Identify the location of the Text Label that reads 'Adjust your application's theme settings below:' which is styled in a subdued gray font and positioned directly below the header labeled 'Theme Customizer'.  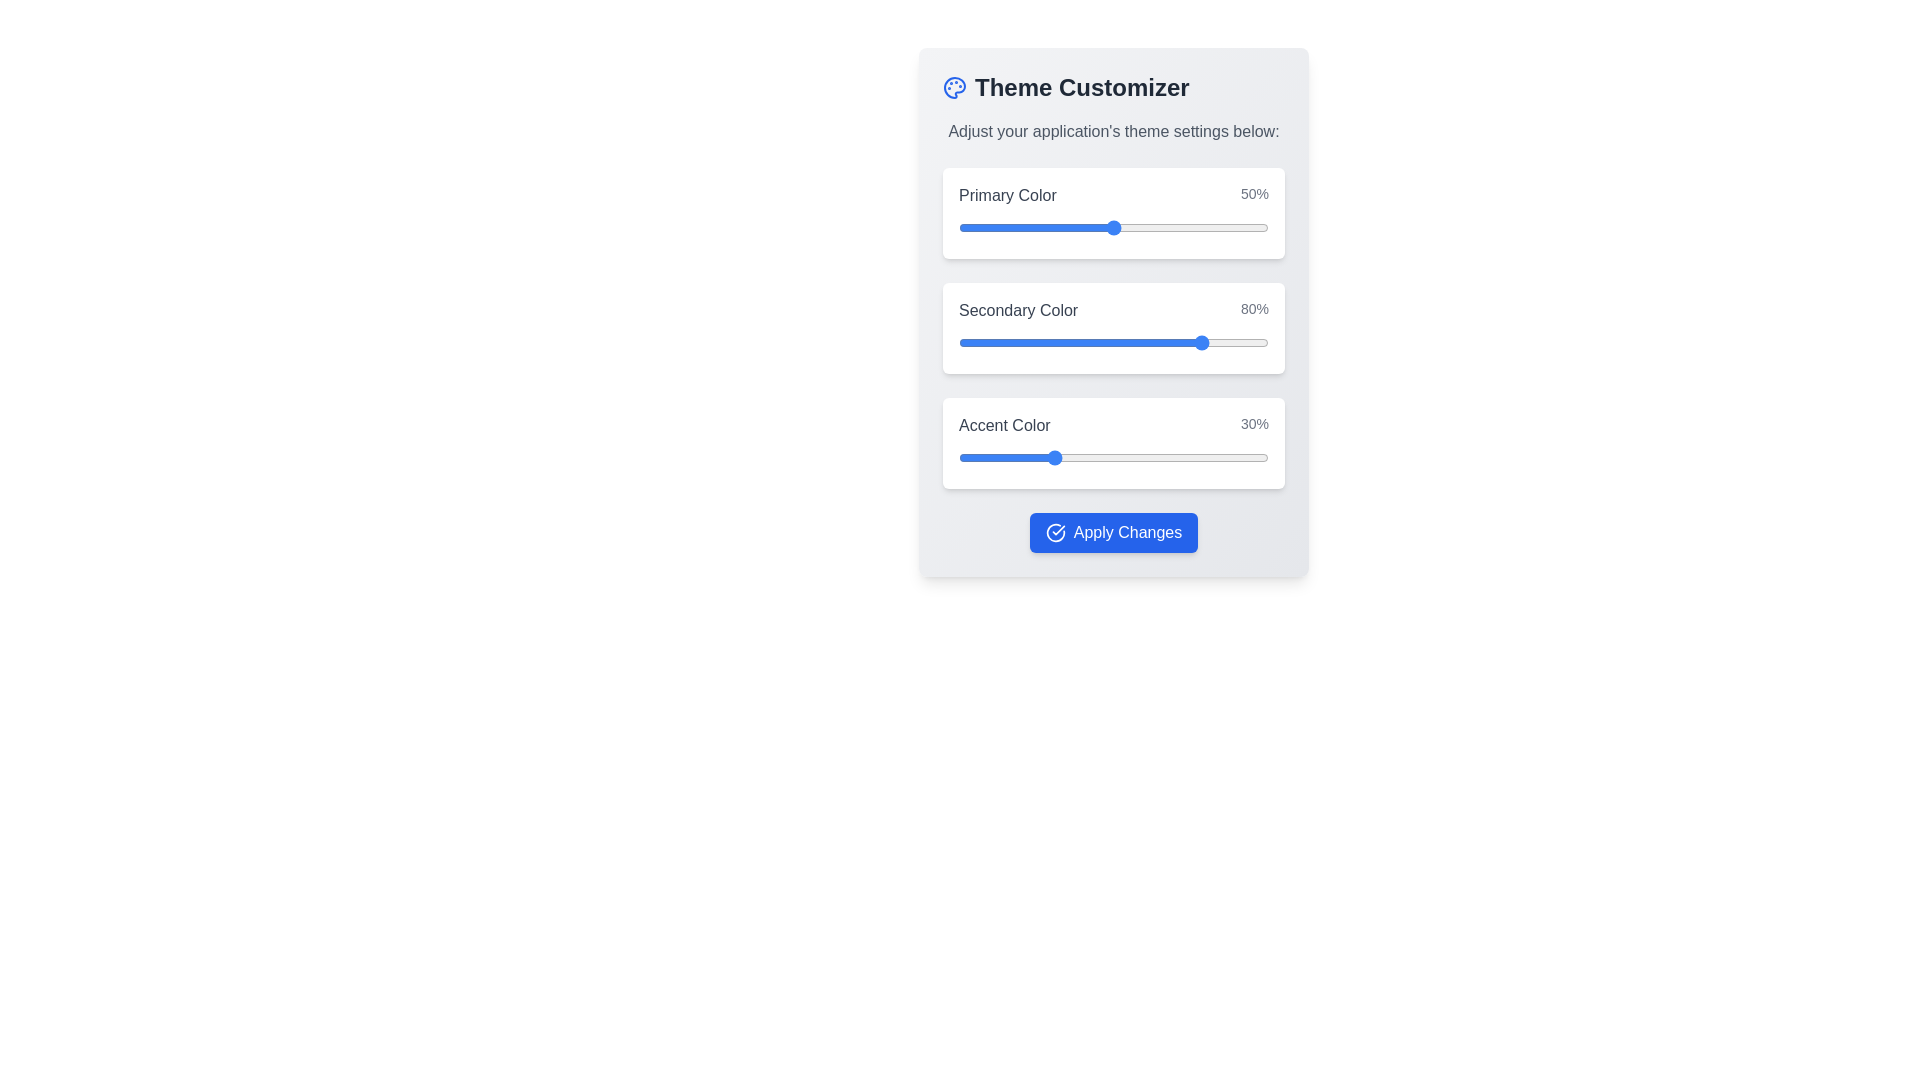
(1112, 131).